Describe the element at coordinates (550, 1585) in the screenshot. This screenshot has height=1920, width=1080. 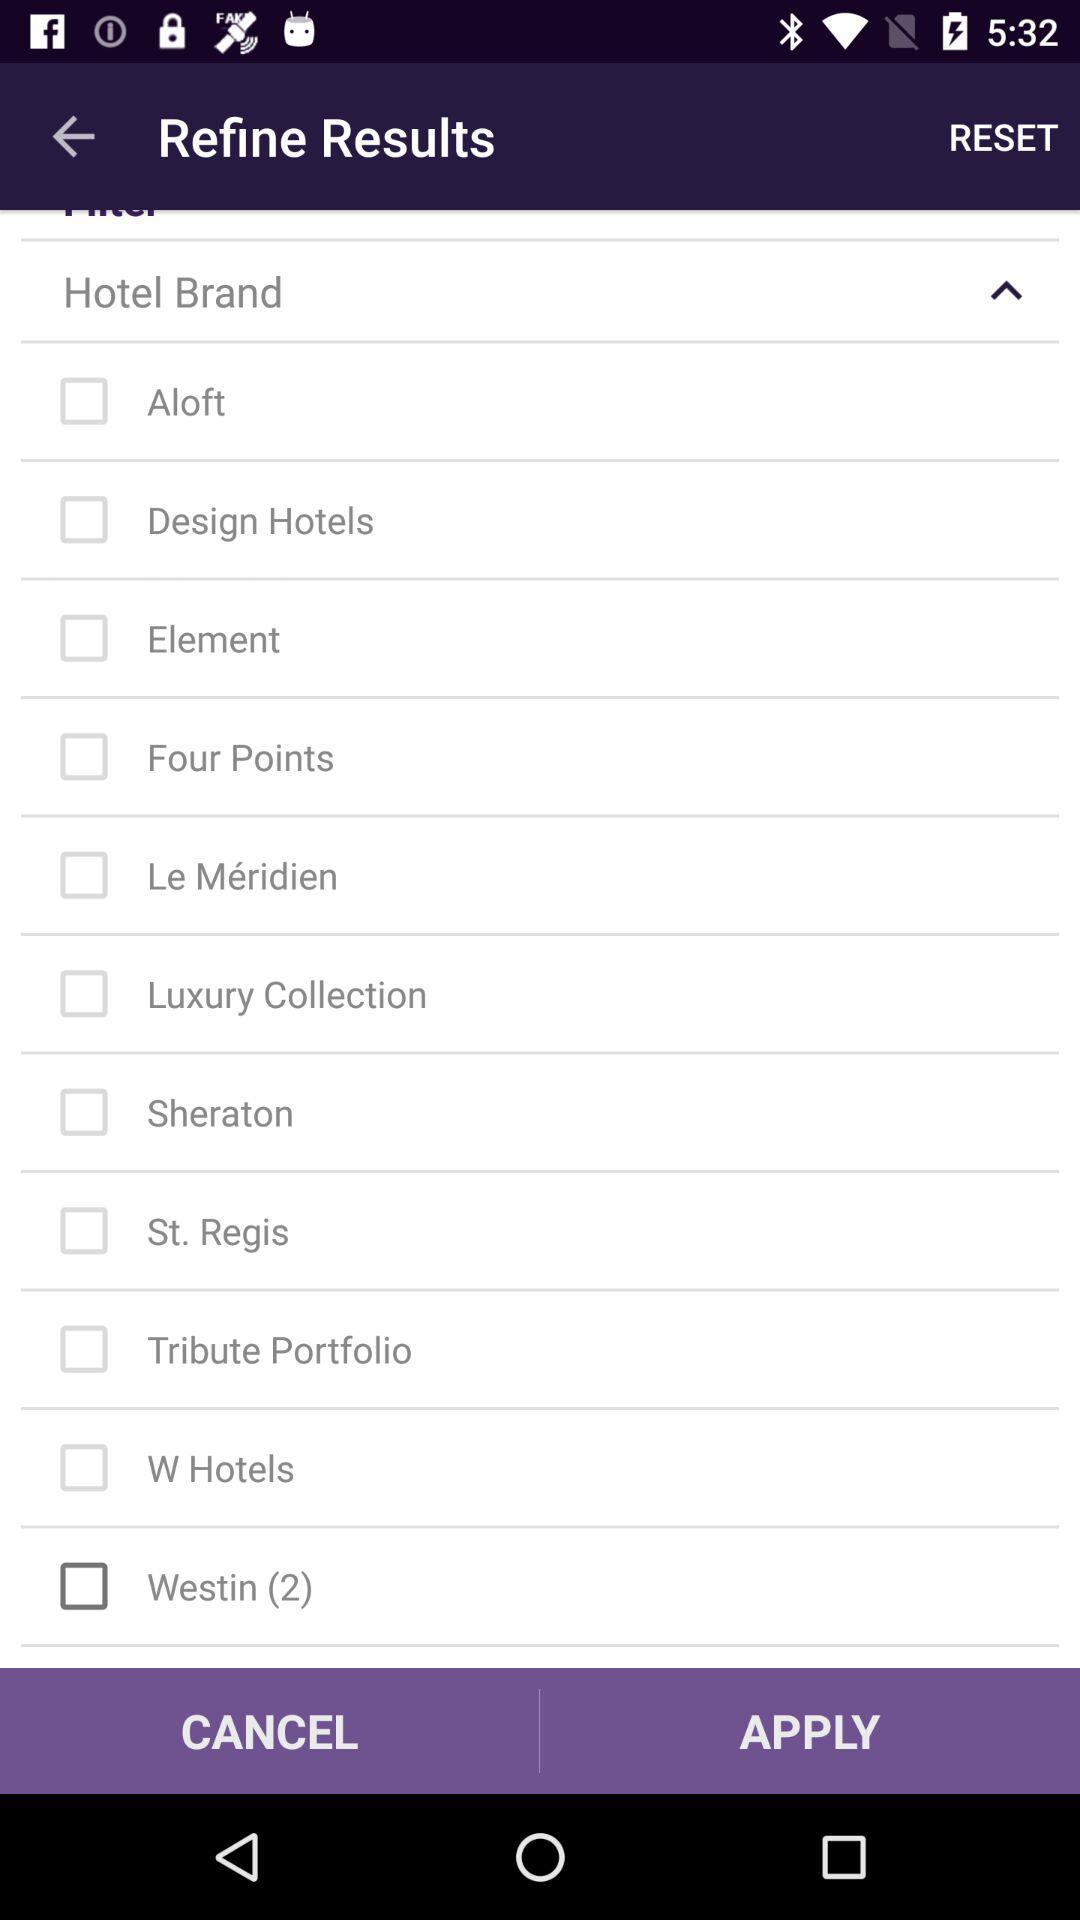
I see `the last hotel brand` at that location.